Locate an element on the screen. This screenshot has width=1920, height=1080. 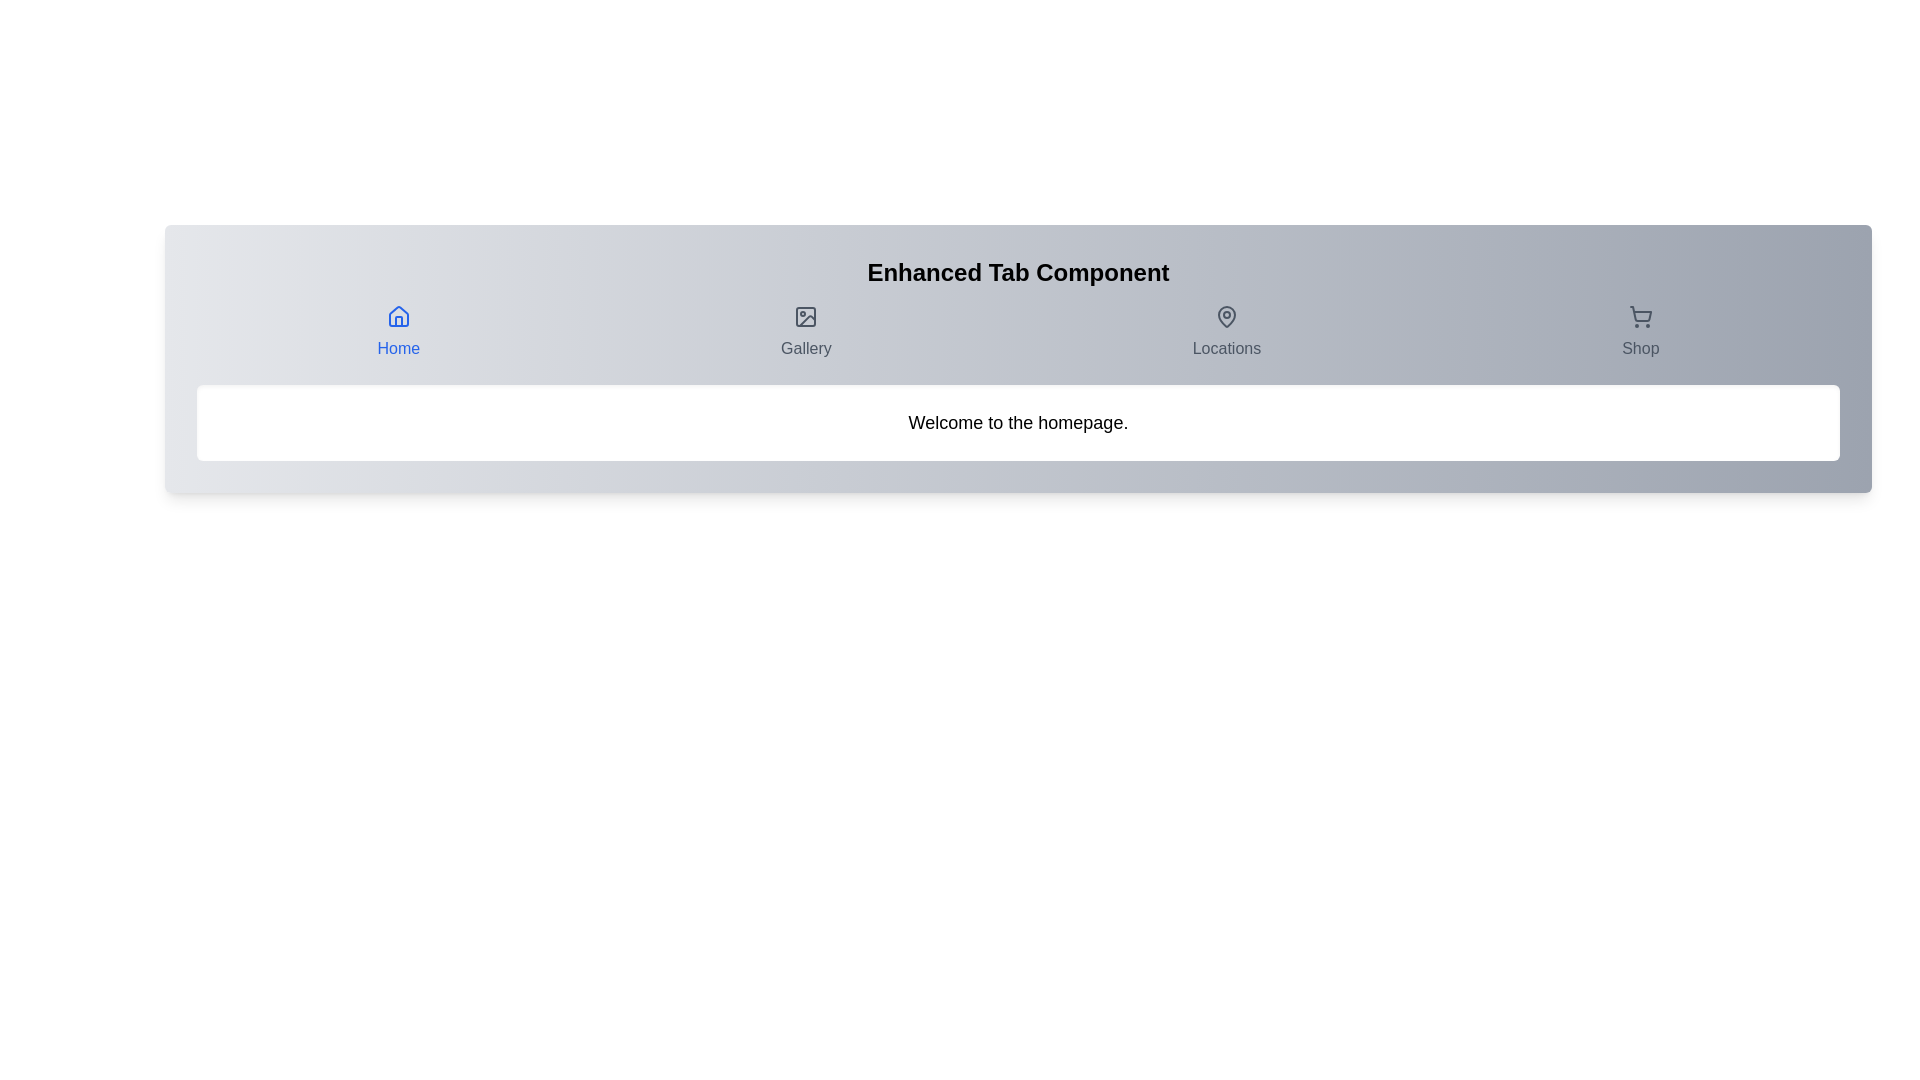
the static text label that describes the 'Gallery' navigation option, located in the top navigation bar below the image icon is located at coordinates (806, 347).